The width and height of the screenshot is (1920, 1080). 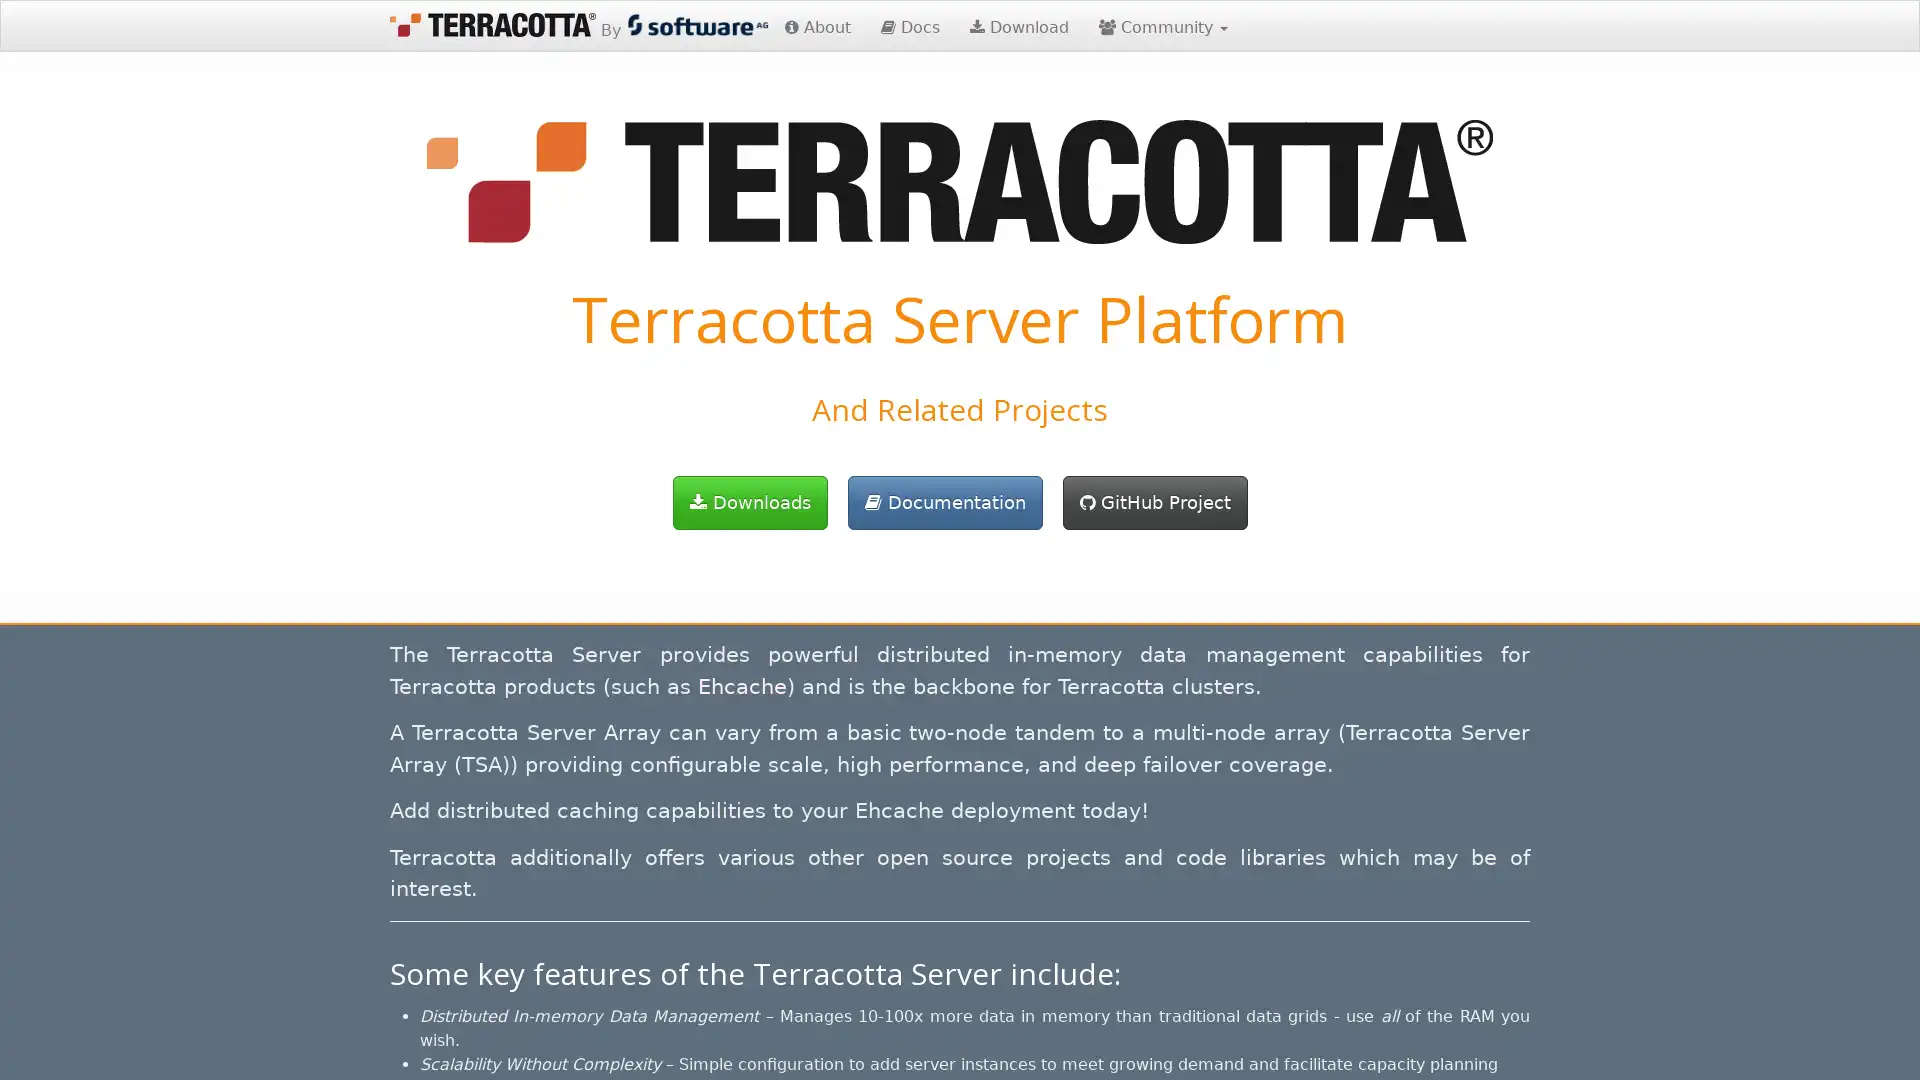 What do you see at coordinates (748, 501) in the screenshot?
I see `Downloads` at bounding box center [748, 501].